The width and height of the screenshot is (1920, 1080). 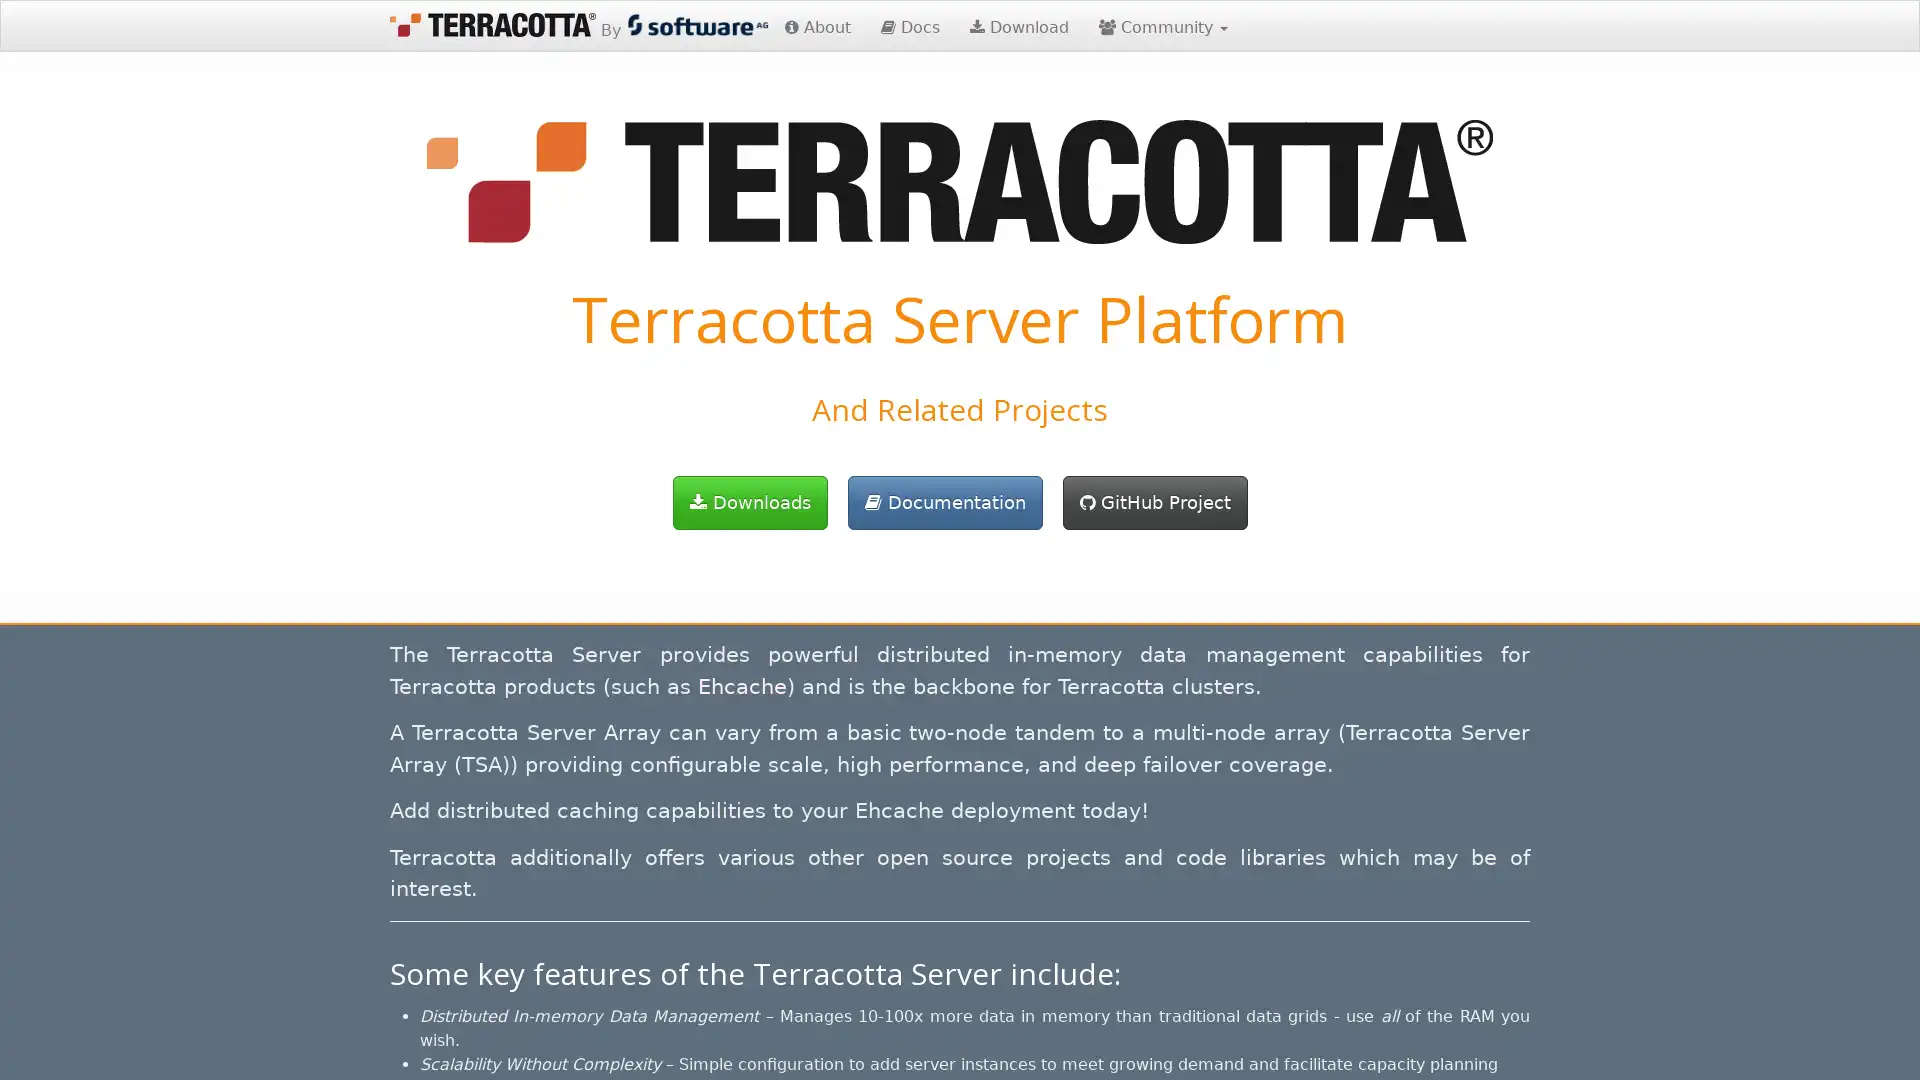 What do you see at coordinates (748, 501) in the screenshot?
I see `Downloads` at bounding box center [748, 501].